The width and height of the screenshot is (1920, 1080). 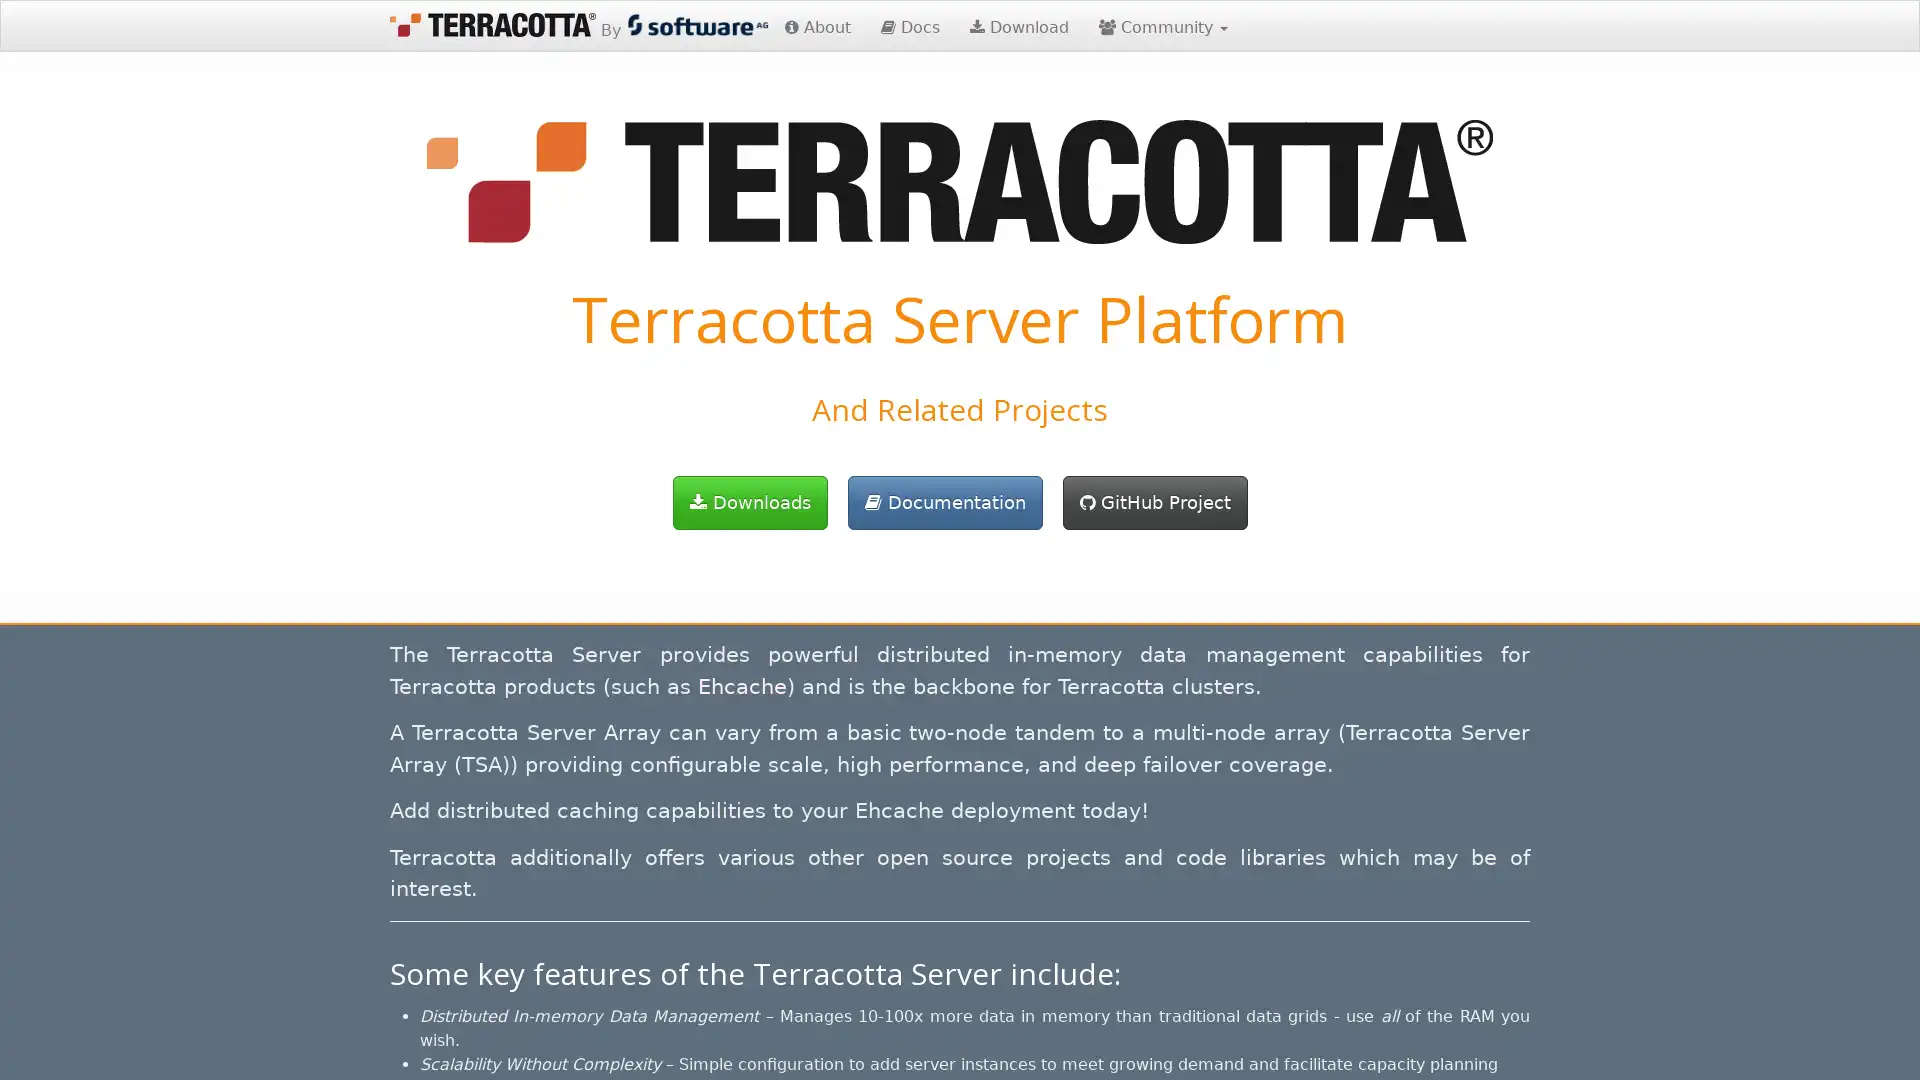 What do you see at coordinates (748, 501) in the screenshot?
I see `Downloads` at bounding box center [748, 501].